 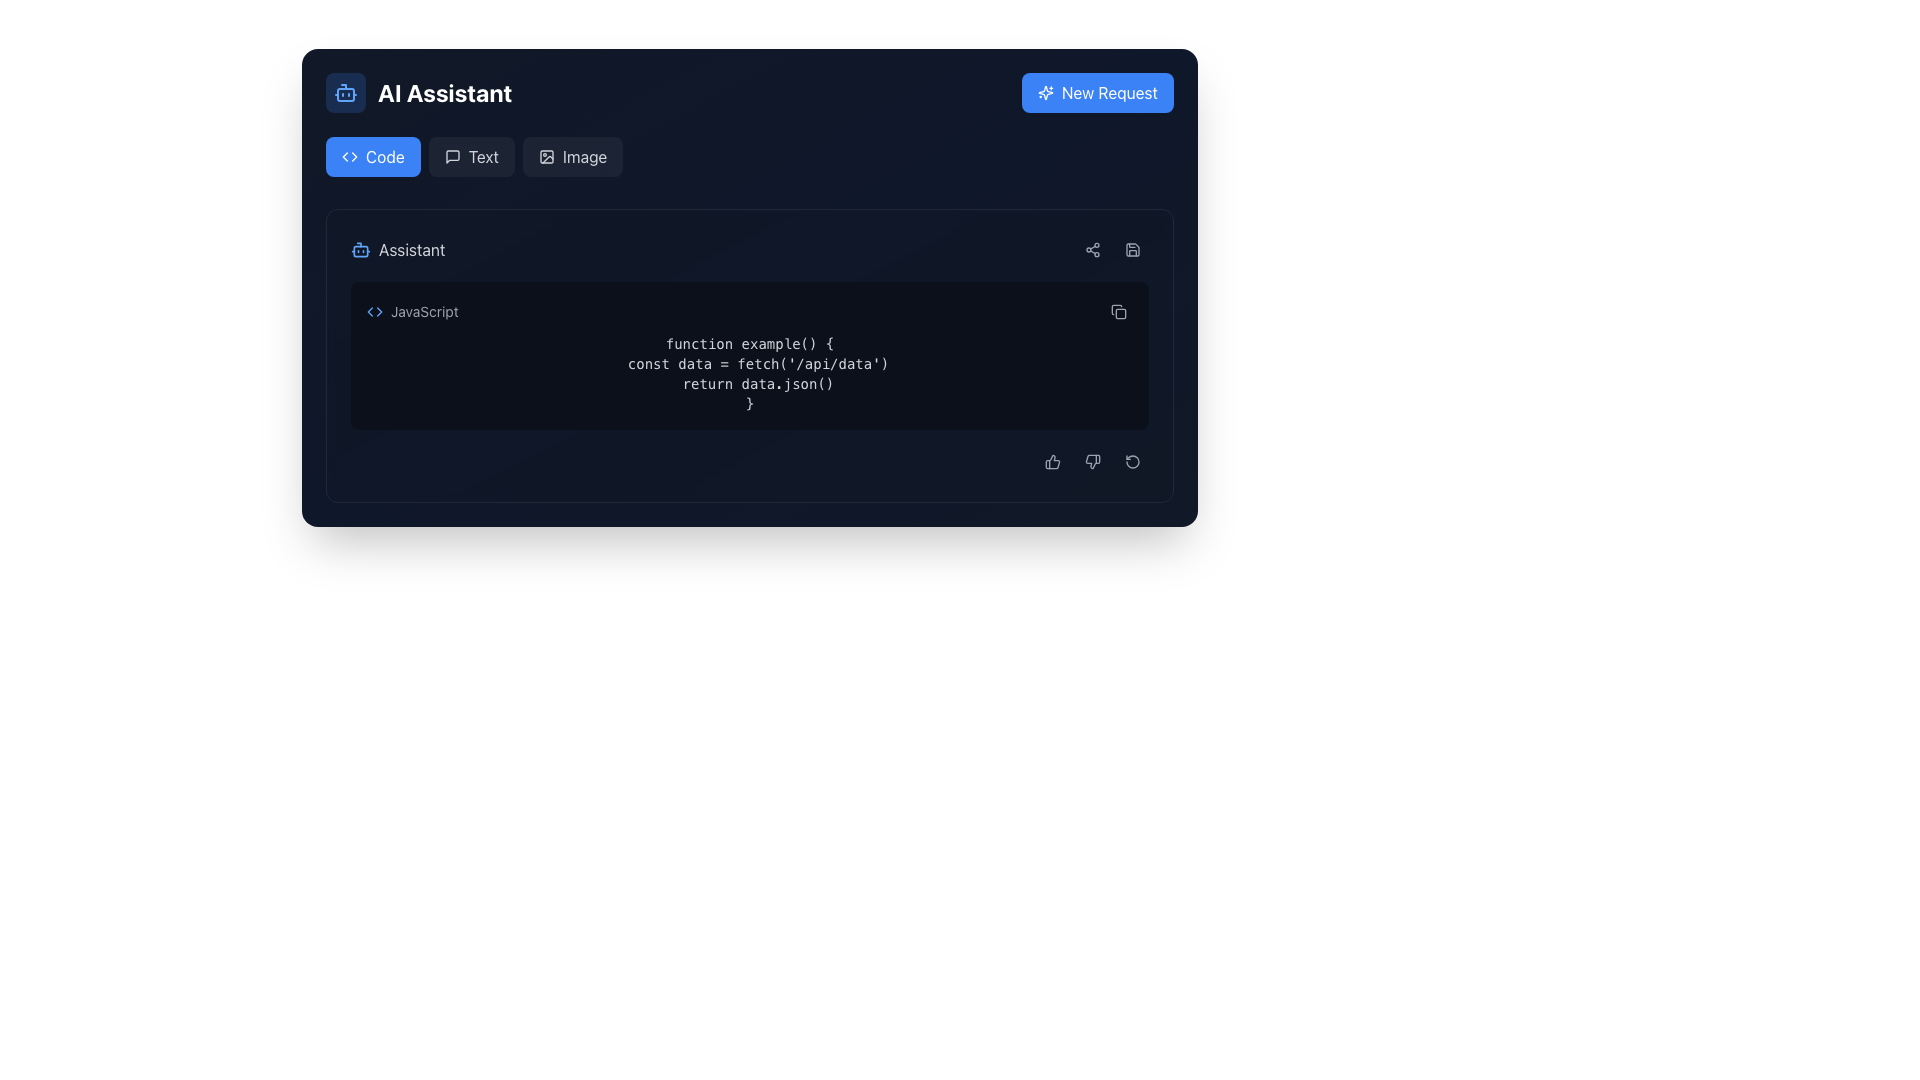 I want to click on the small graphical representation icon in the toolbar that depicts save functionality, so click(x=1132, y=249).